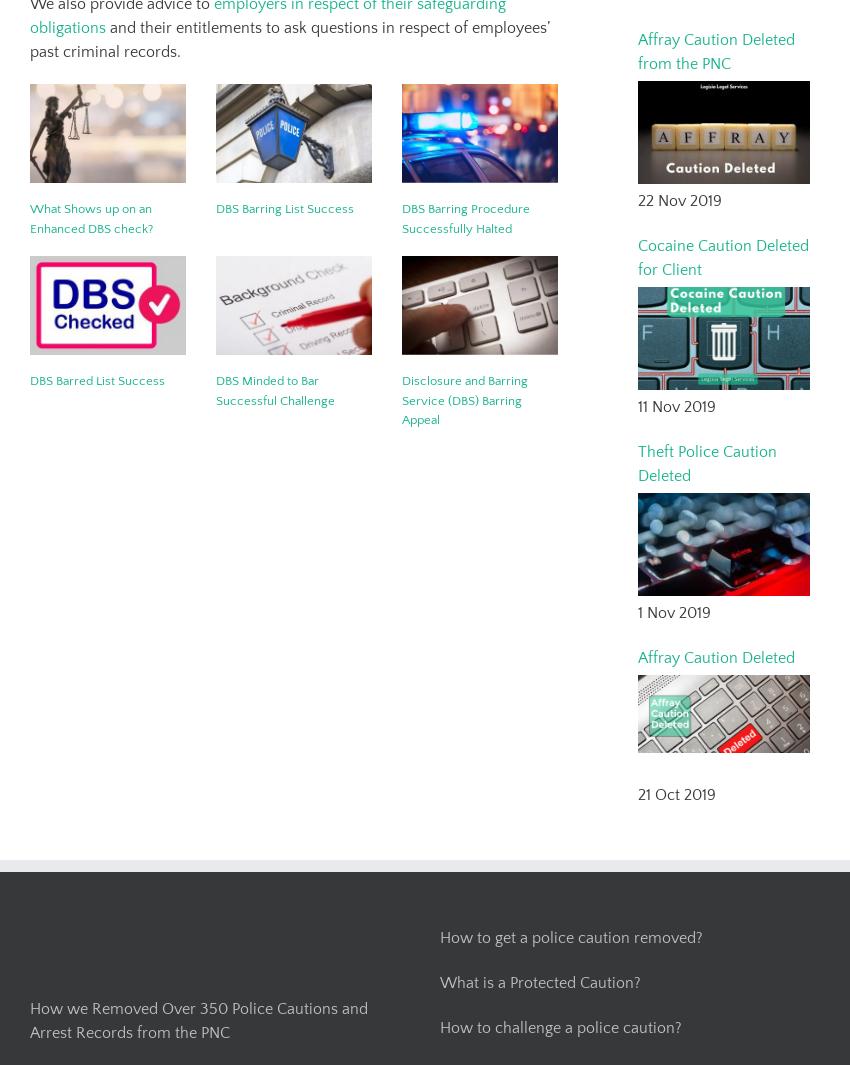 The height and width of the screenshot is (1065, 850). I want to click on '1 Nov 2019', so click(674, 611).